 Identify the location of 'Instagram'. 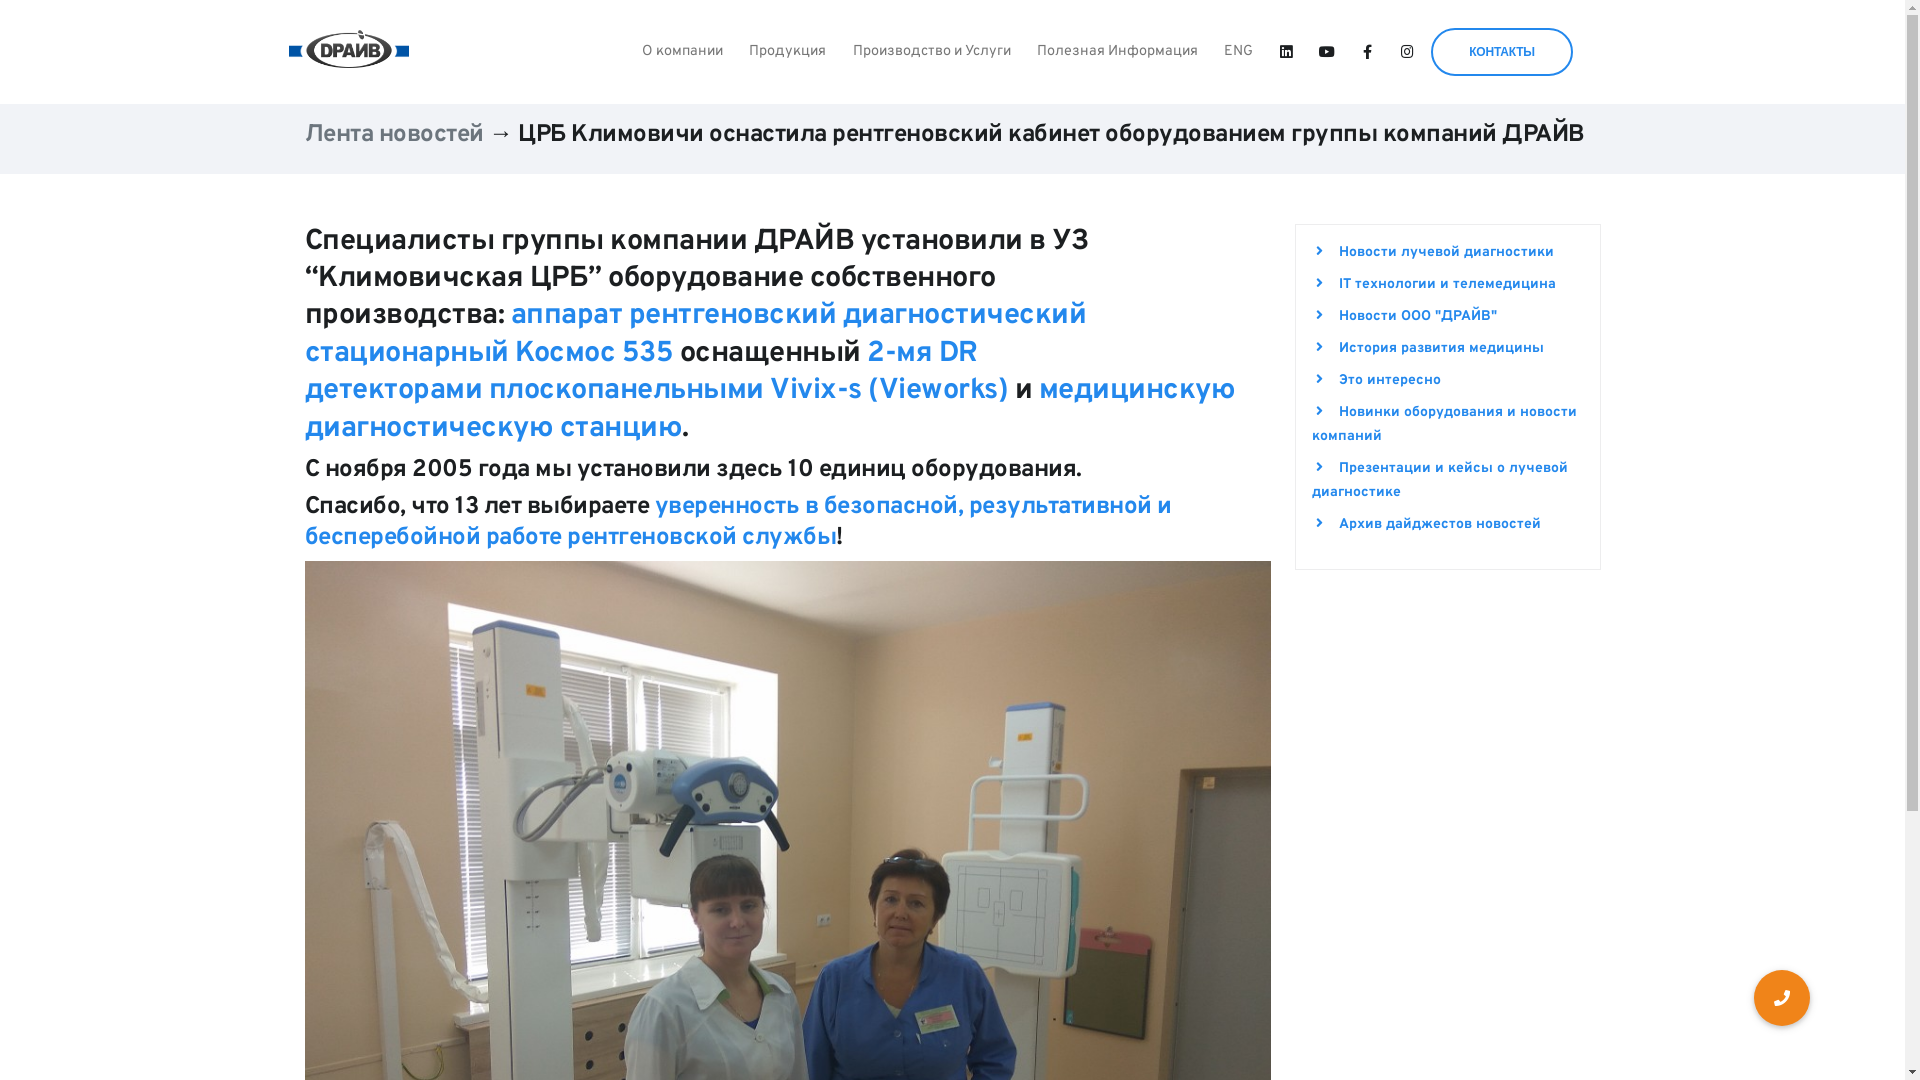
(1406, 52).